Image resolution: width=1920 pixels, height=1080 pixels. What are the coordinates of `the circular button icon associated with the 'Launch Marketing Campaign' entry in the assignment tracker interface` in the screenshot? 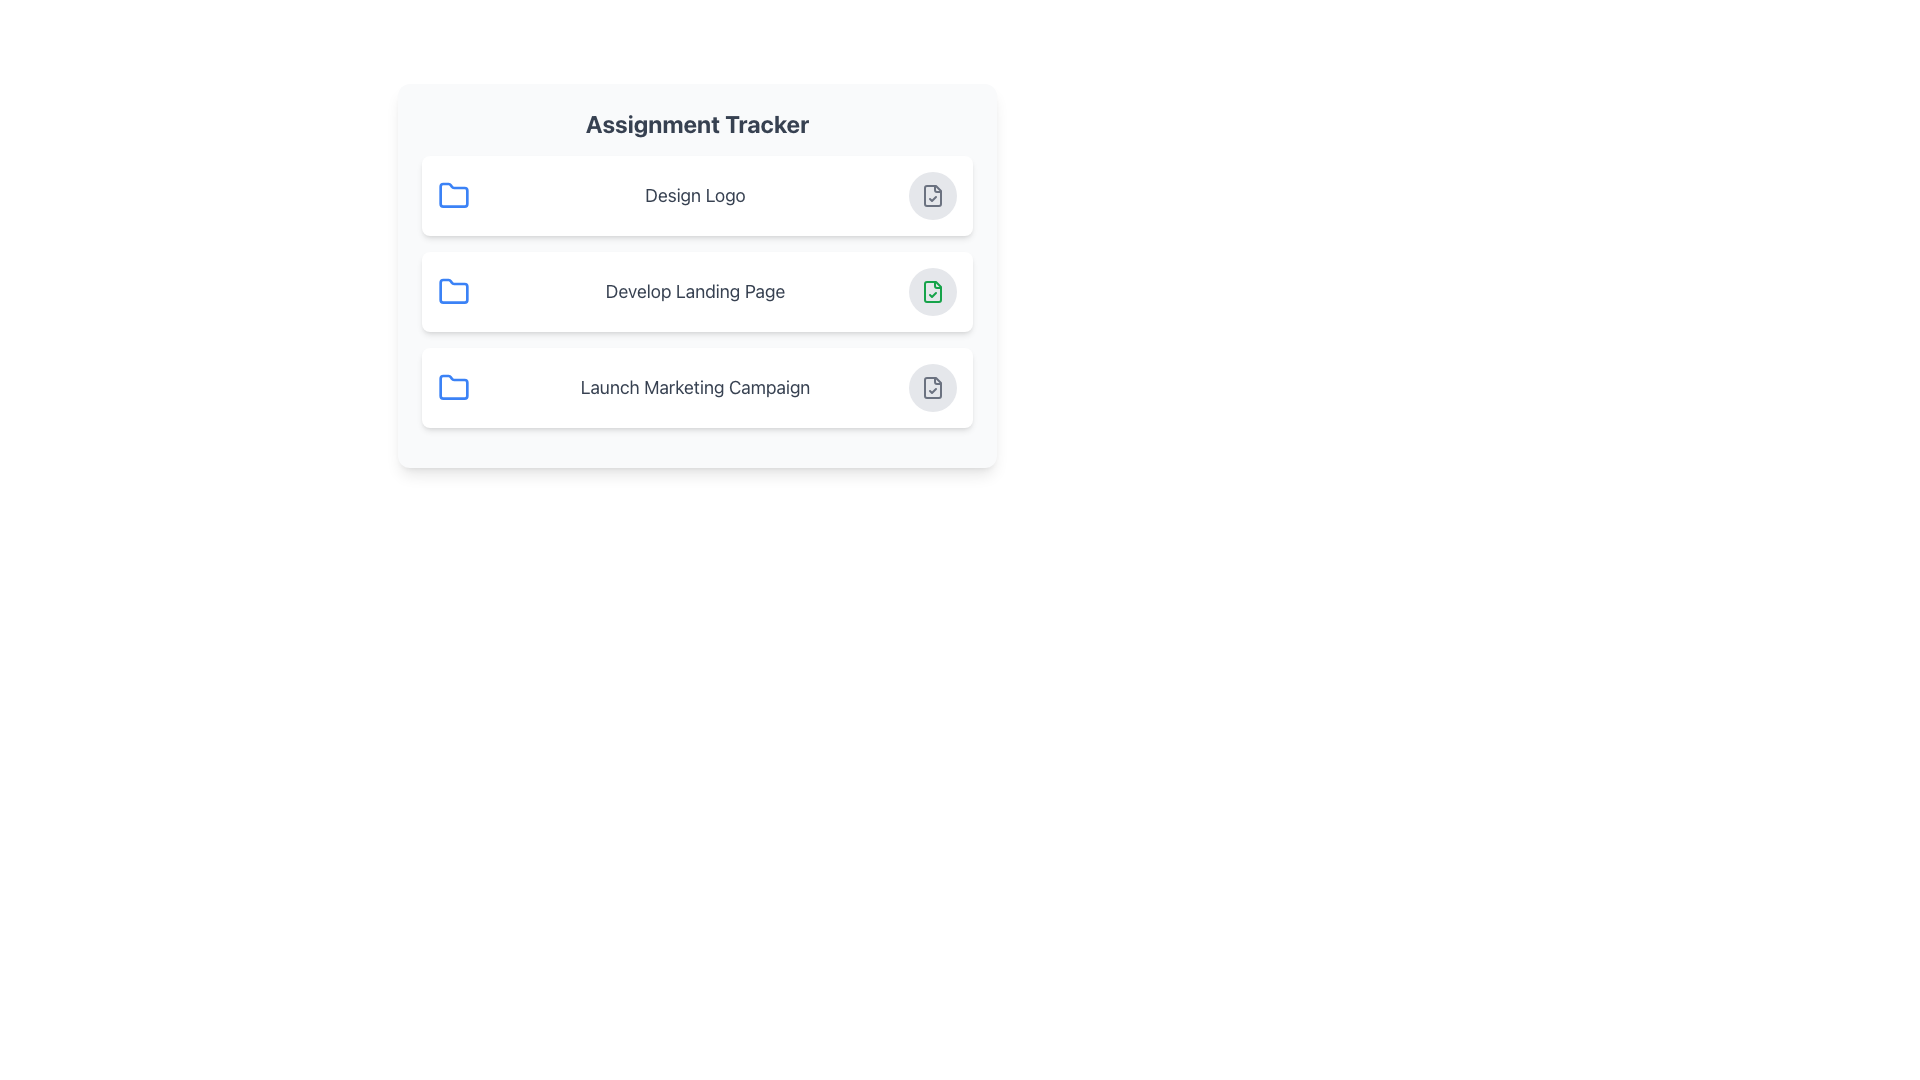 It's located at (931, 388).